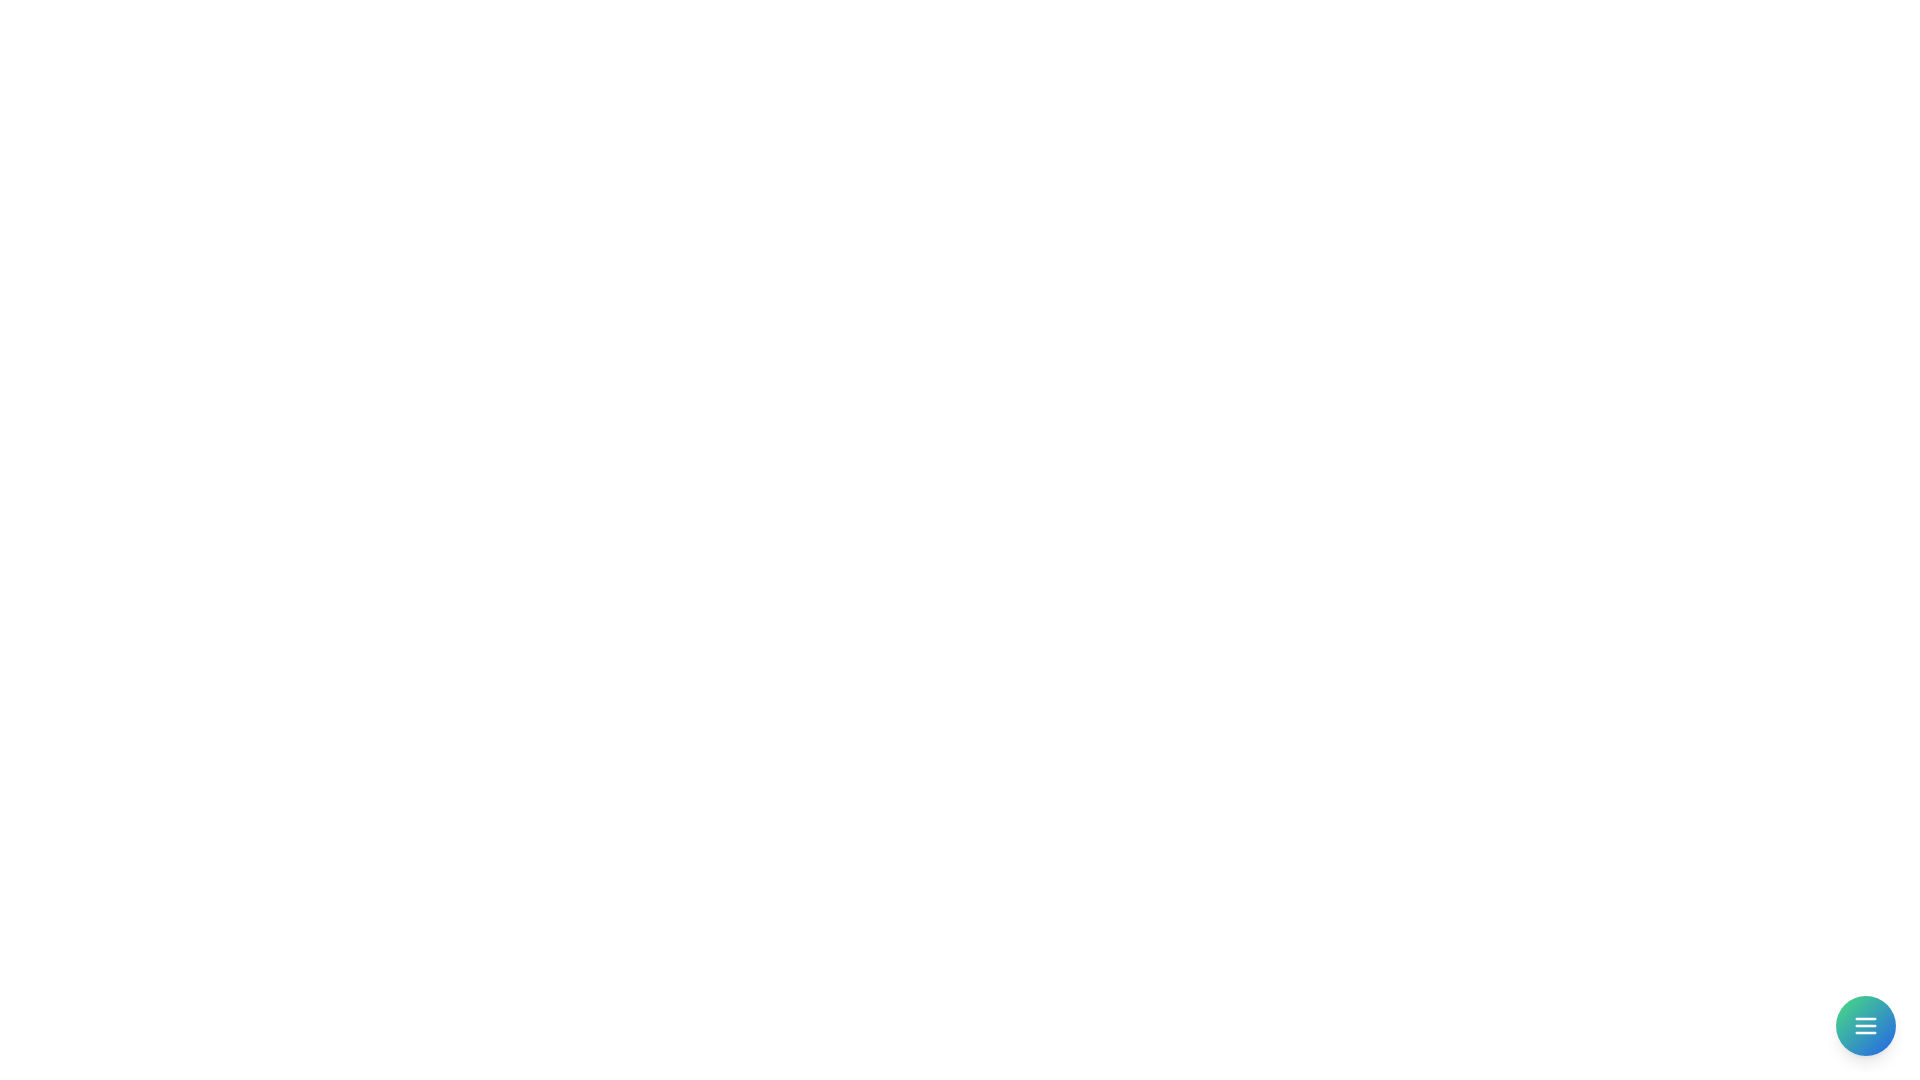 The image size is (1920, 1080). What do you see at coordinates (1865, 1026) in the screenshot?
I see `the floating button to toggle the menu visibility` at bounding box center [1865, 1026].